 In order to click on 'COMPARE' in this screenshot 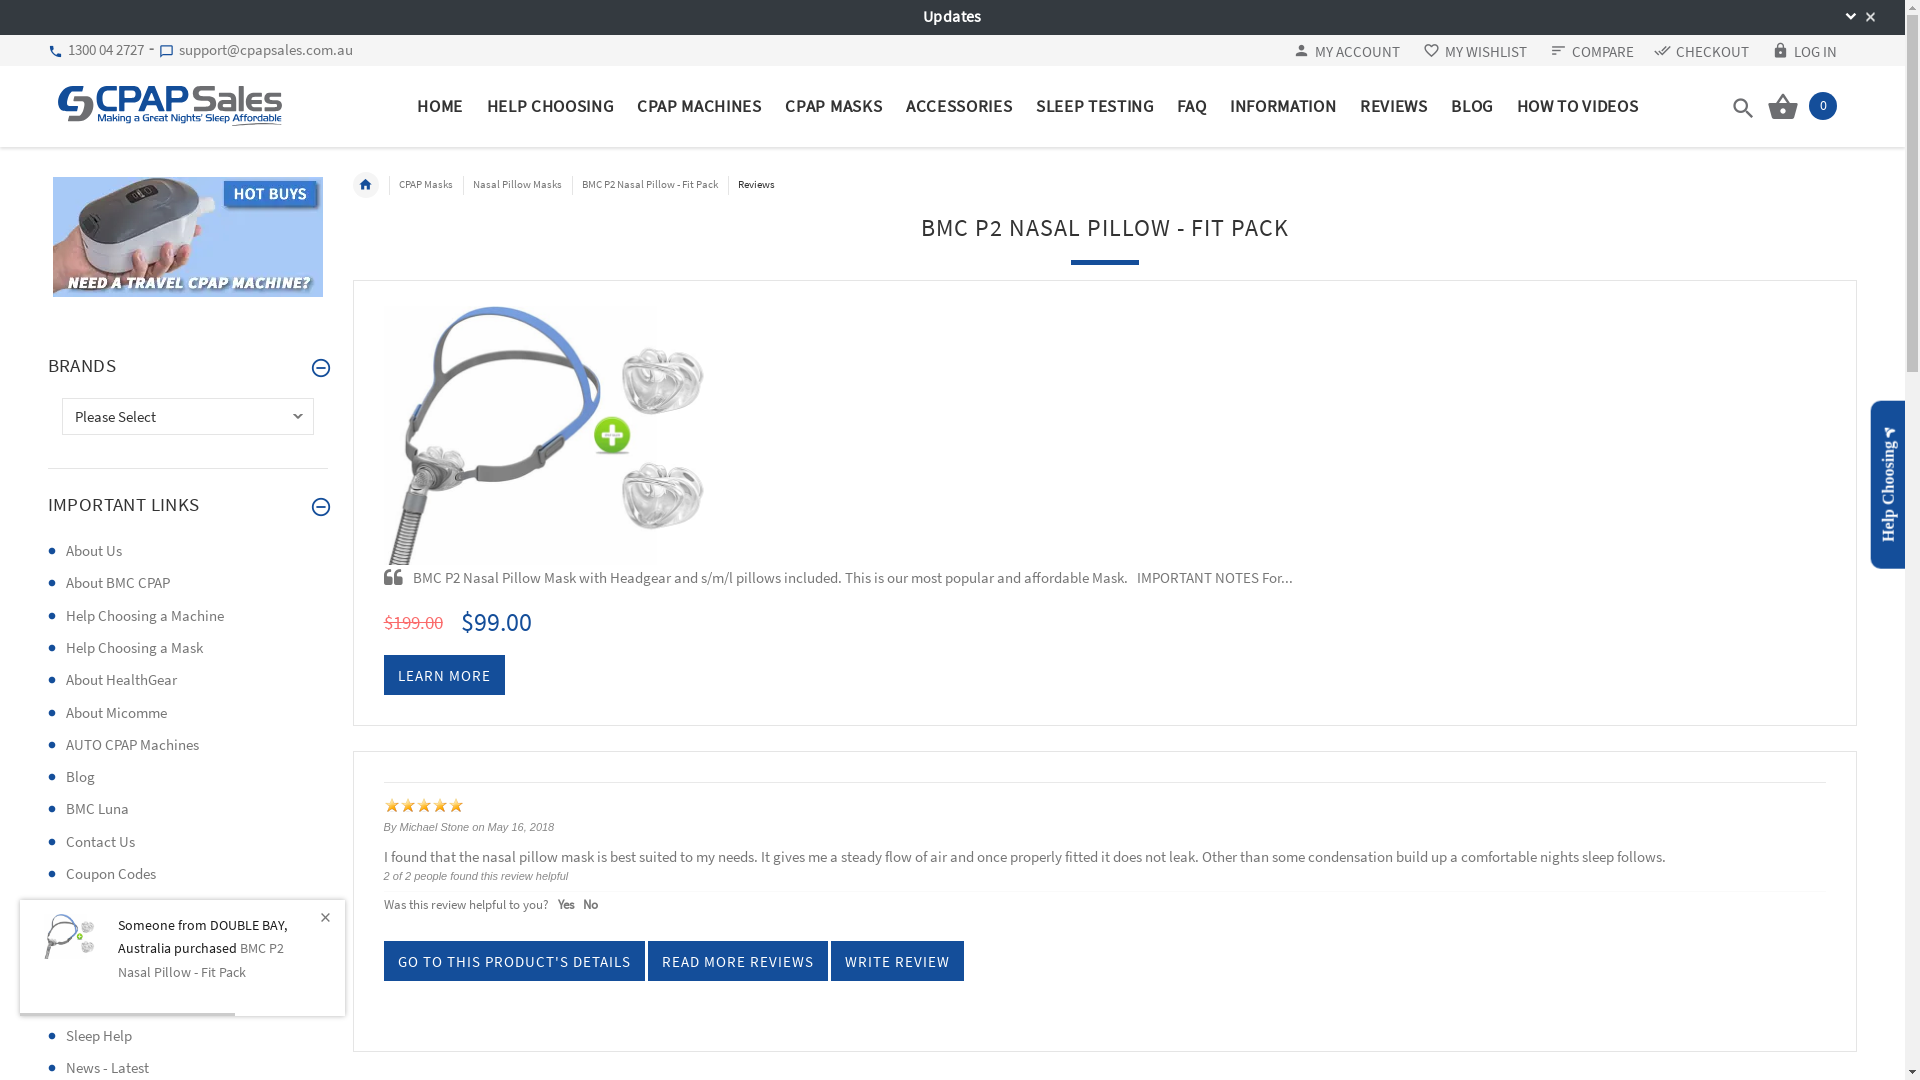, I will do `click(1591, 50)`.